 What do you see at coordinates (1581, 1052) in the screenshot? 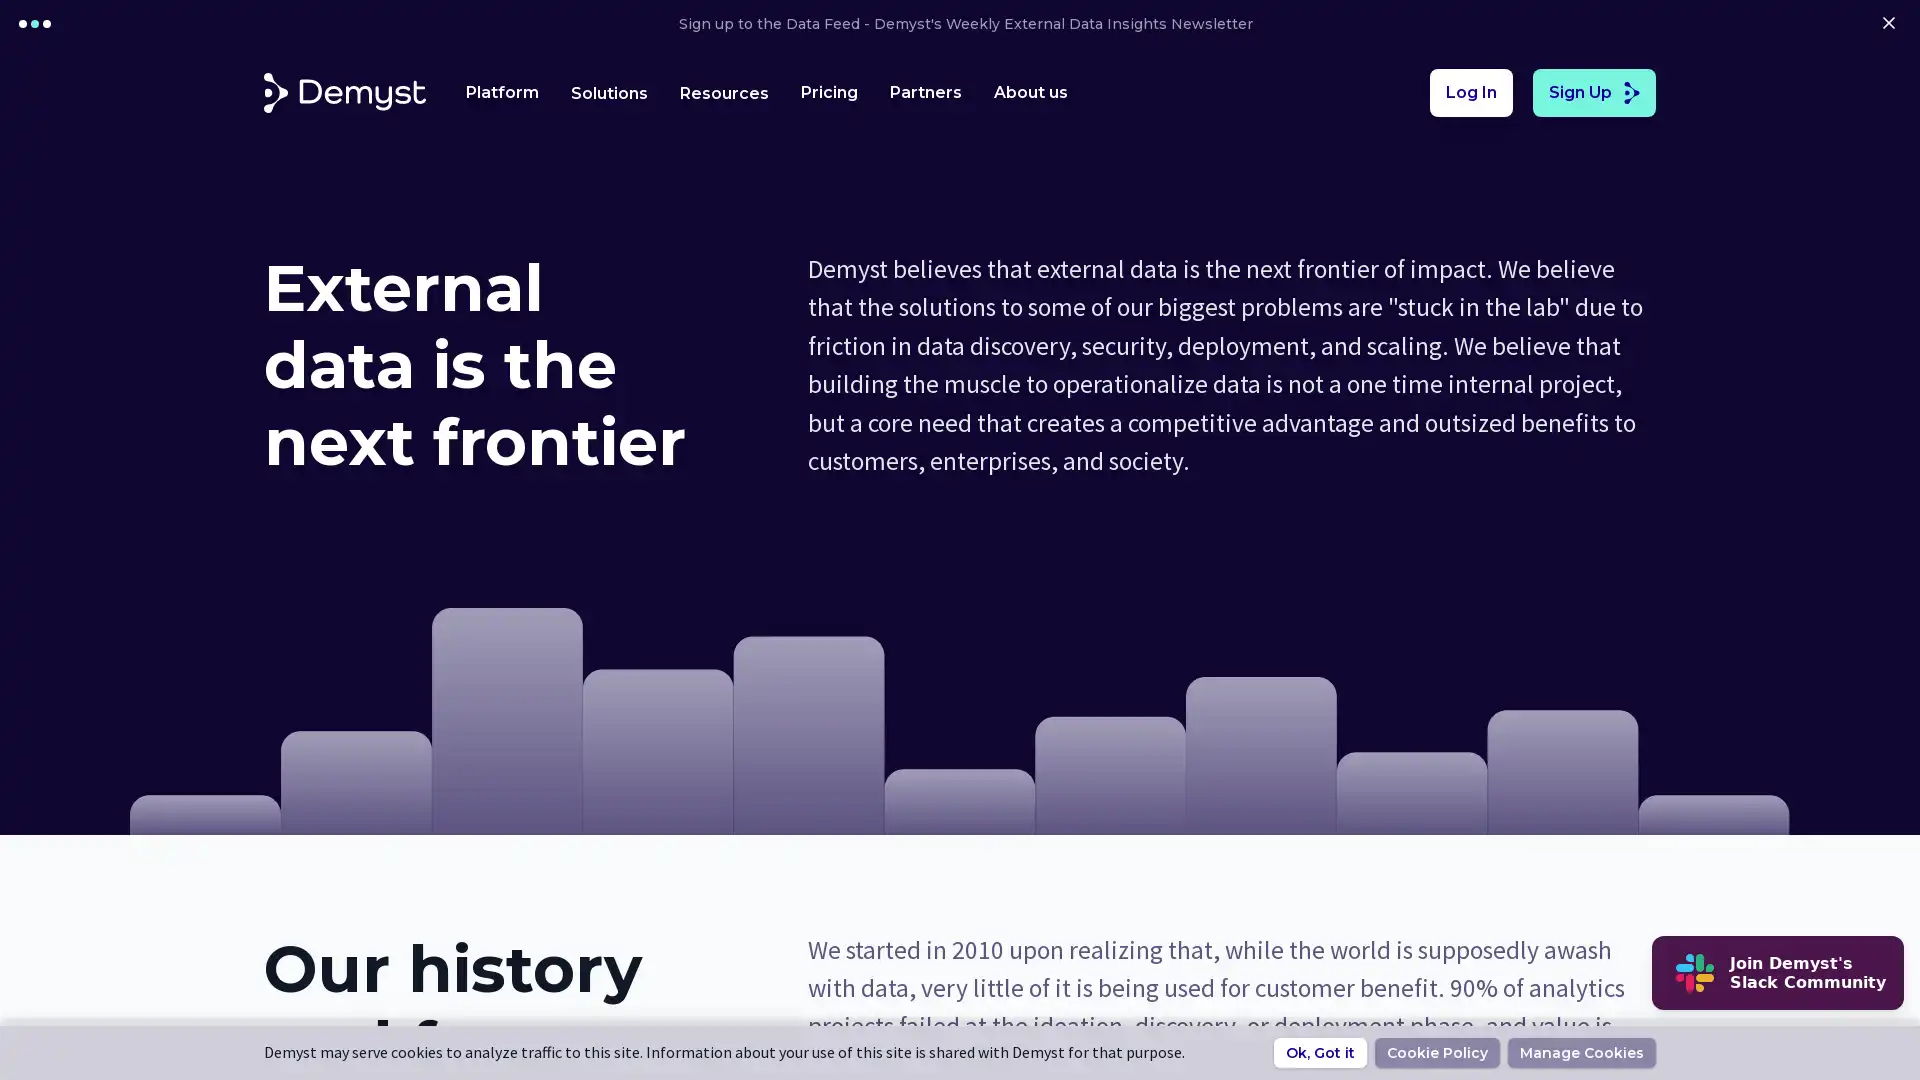
I see `Manage Cookies` at bounding box center [1581, 1052].